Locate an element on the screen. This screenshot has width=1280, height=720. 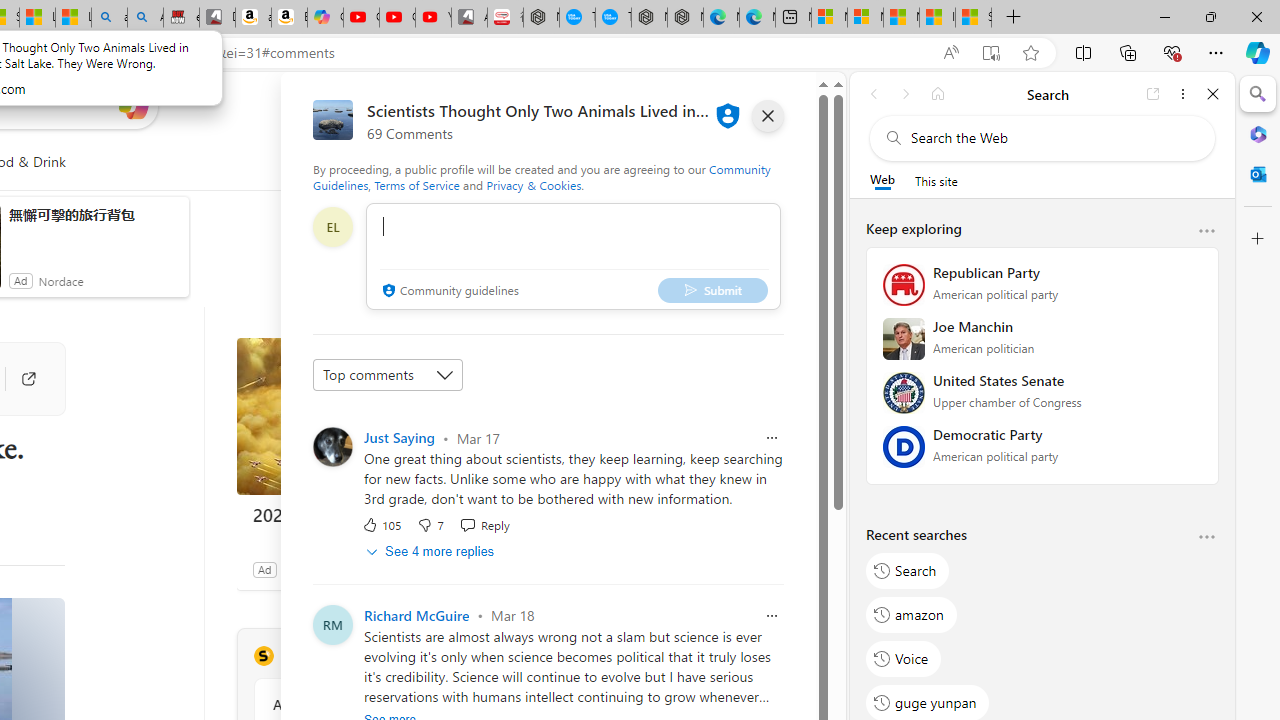
'Browser essentials' is located at coordinates (1171, 51).